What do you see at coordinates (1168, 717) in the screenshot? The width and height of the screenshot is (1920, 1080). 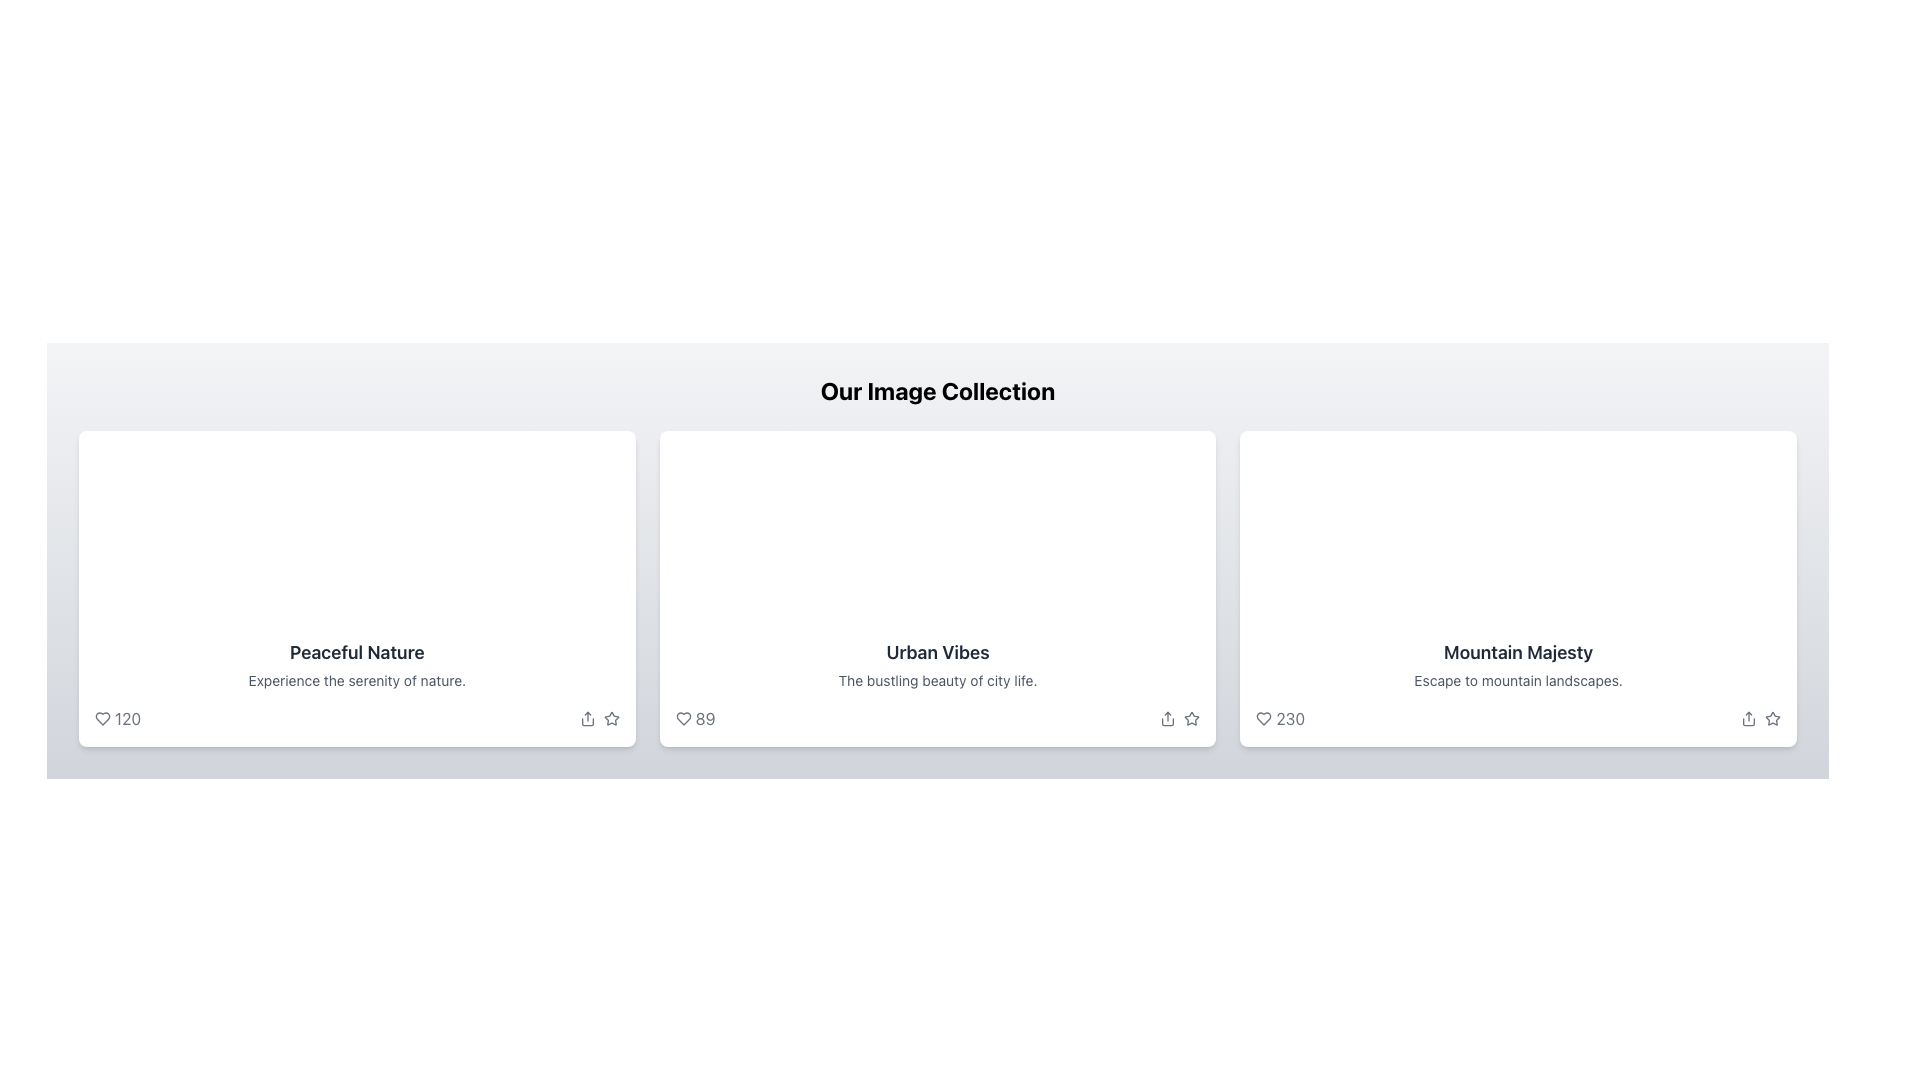 I see `the 'share' icon button located at the bottom-right section of the 'Urban Vibes' card` at bounding box center [1168, 717].